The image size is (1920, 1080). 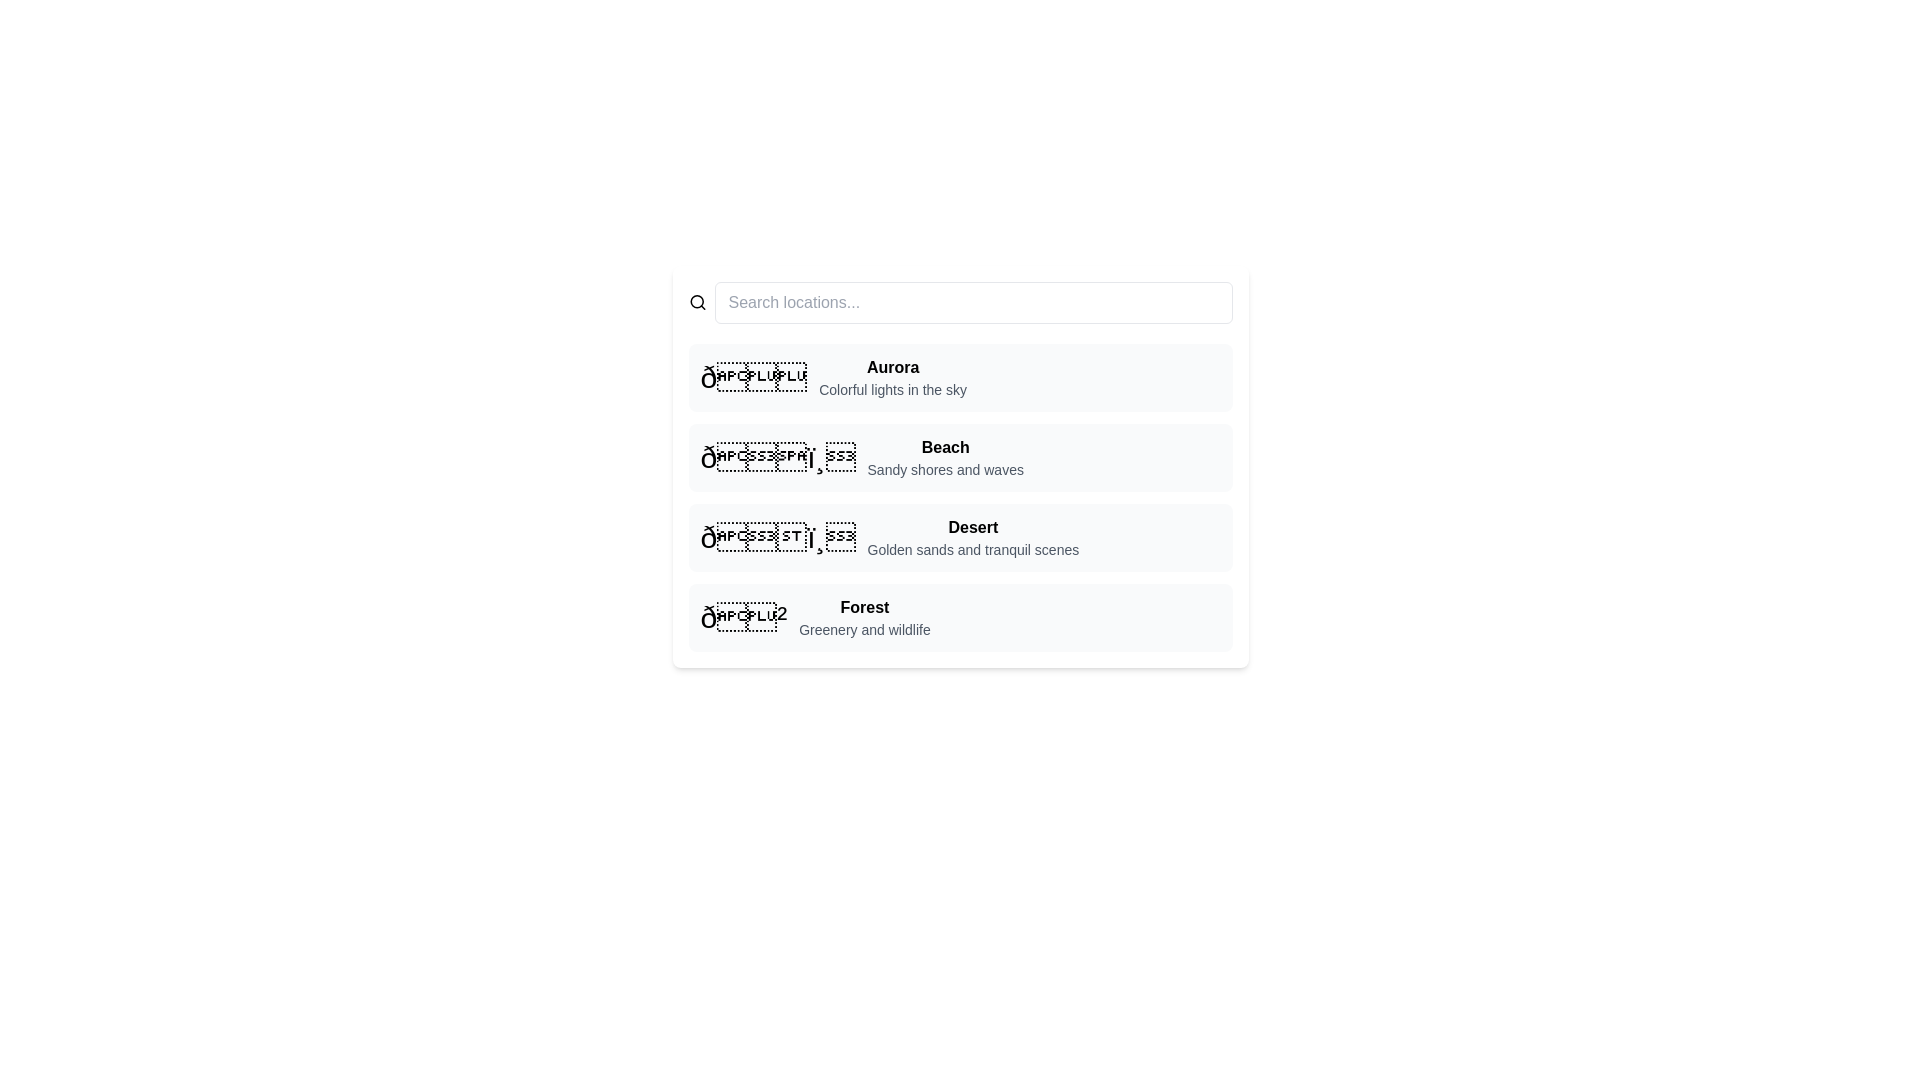 I want to click on the decorative circle element in the search icon located at the left inside the search bar at the top of the interface, so click(x=697, y=302).